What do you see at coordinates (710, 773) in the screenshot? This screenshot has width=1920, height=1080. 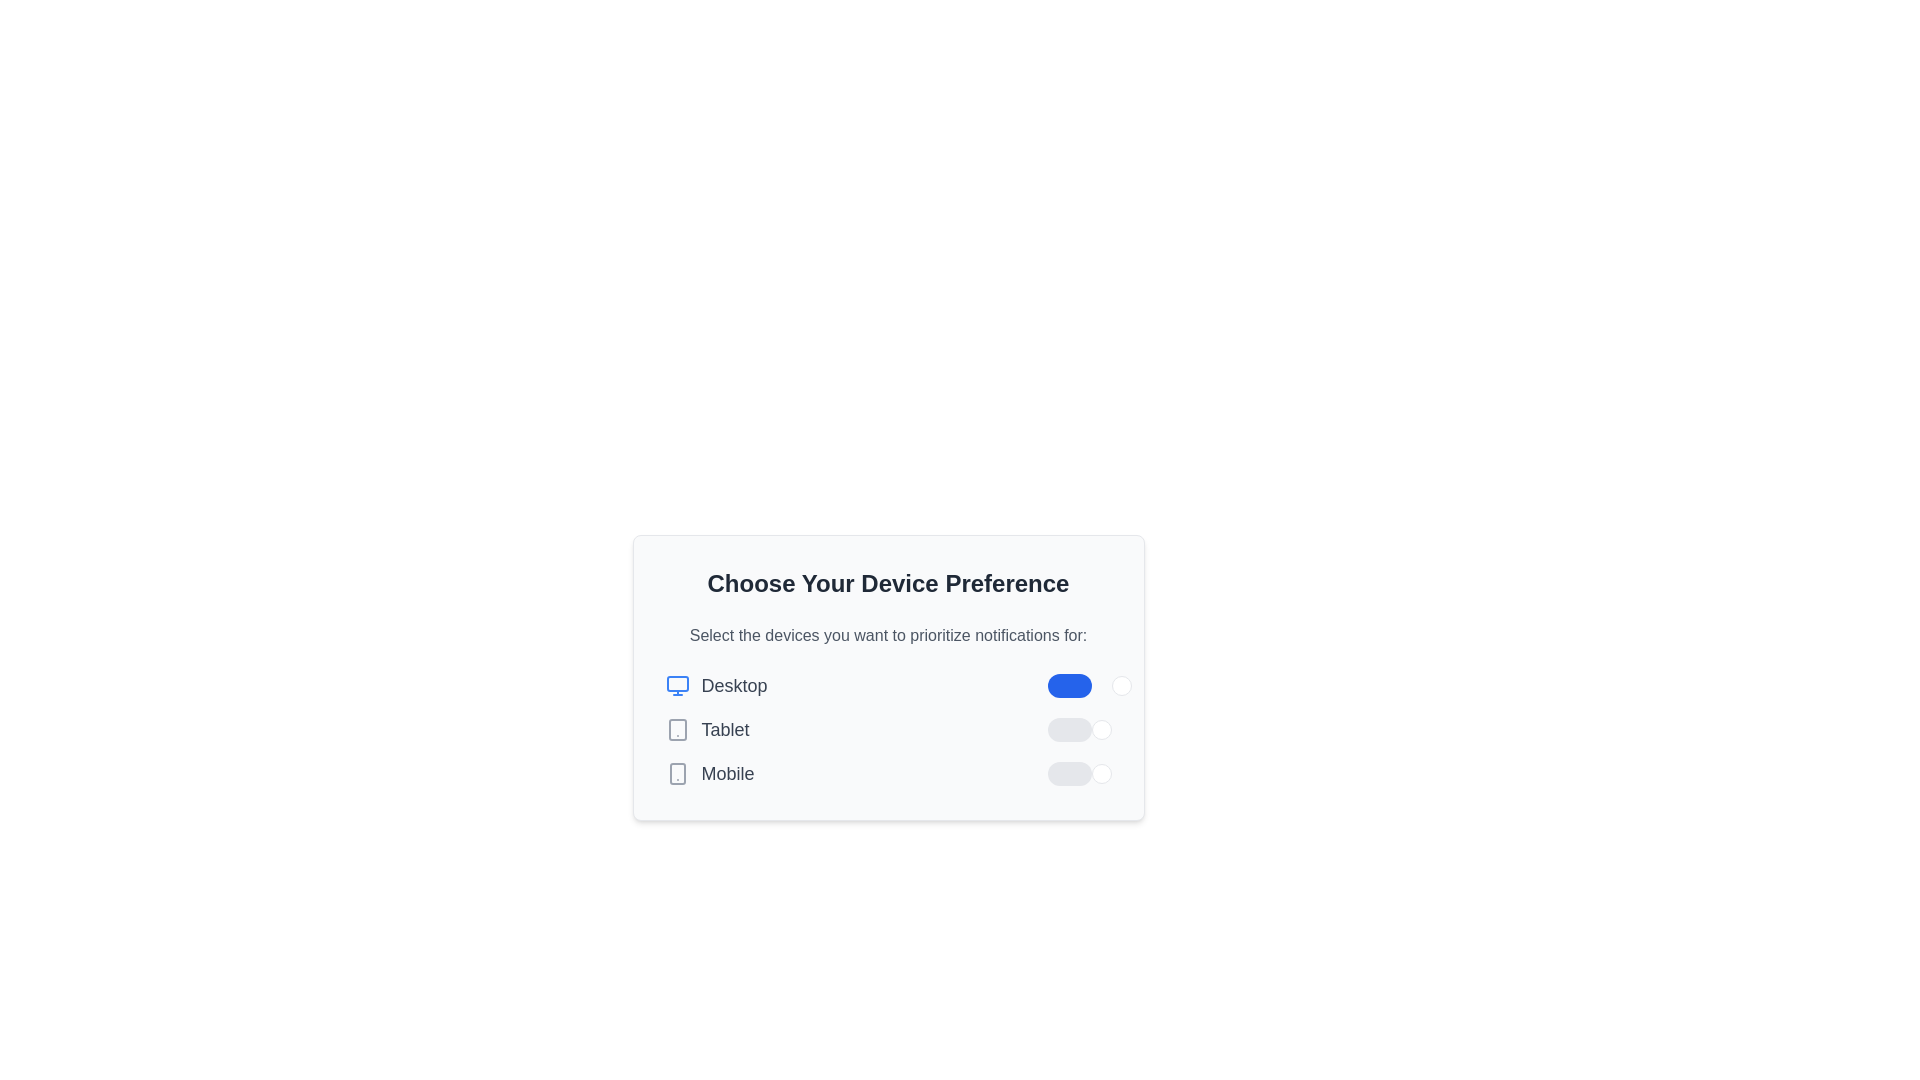 I see `the Label with icon displaying a smartphone icon and the word 'Mobile', which is the third item in the list under 'Choose Your Device Preference'` at bounding box center [710, 773].